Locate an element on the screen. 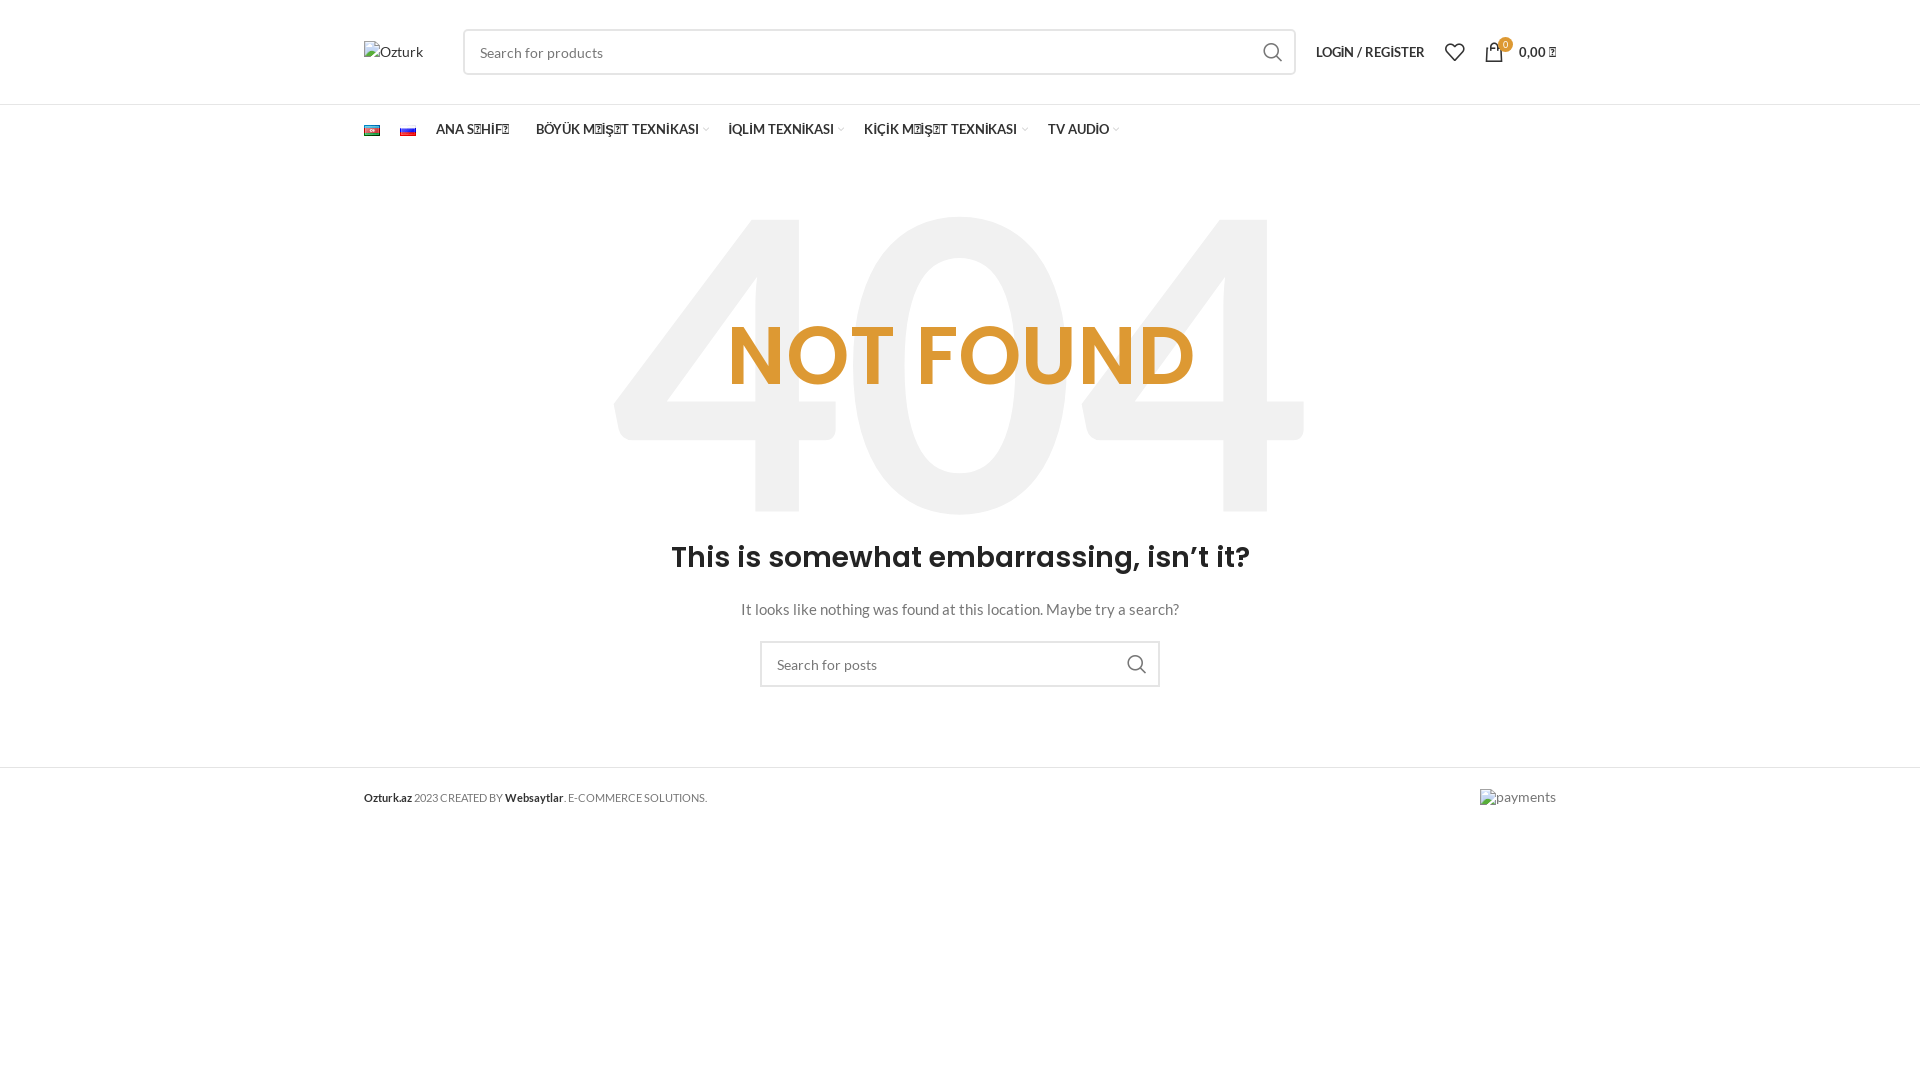 This screenshot has height=1080, width=1920. 'Log in' is located at coordinates (1258, 370).